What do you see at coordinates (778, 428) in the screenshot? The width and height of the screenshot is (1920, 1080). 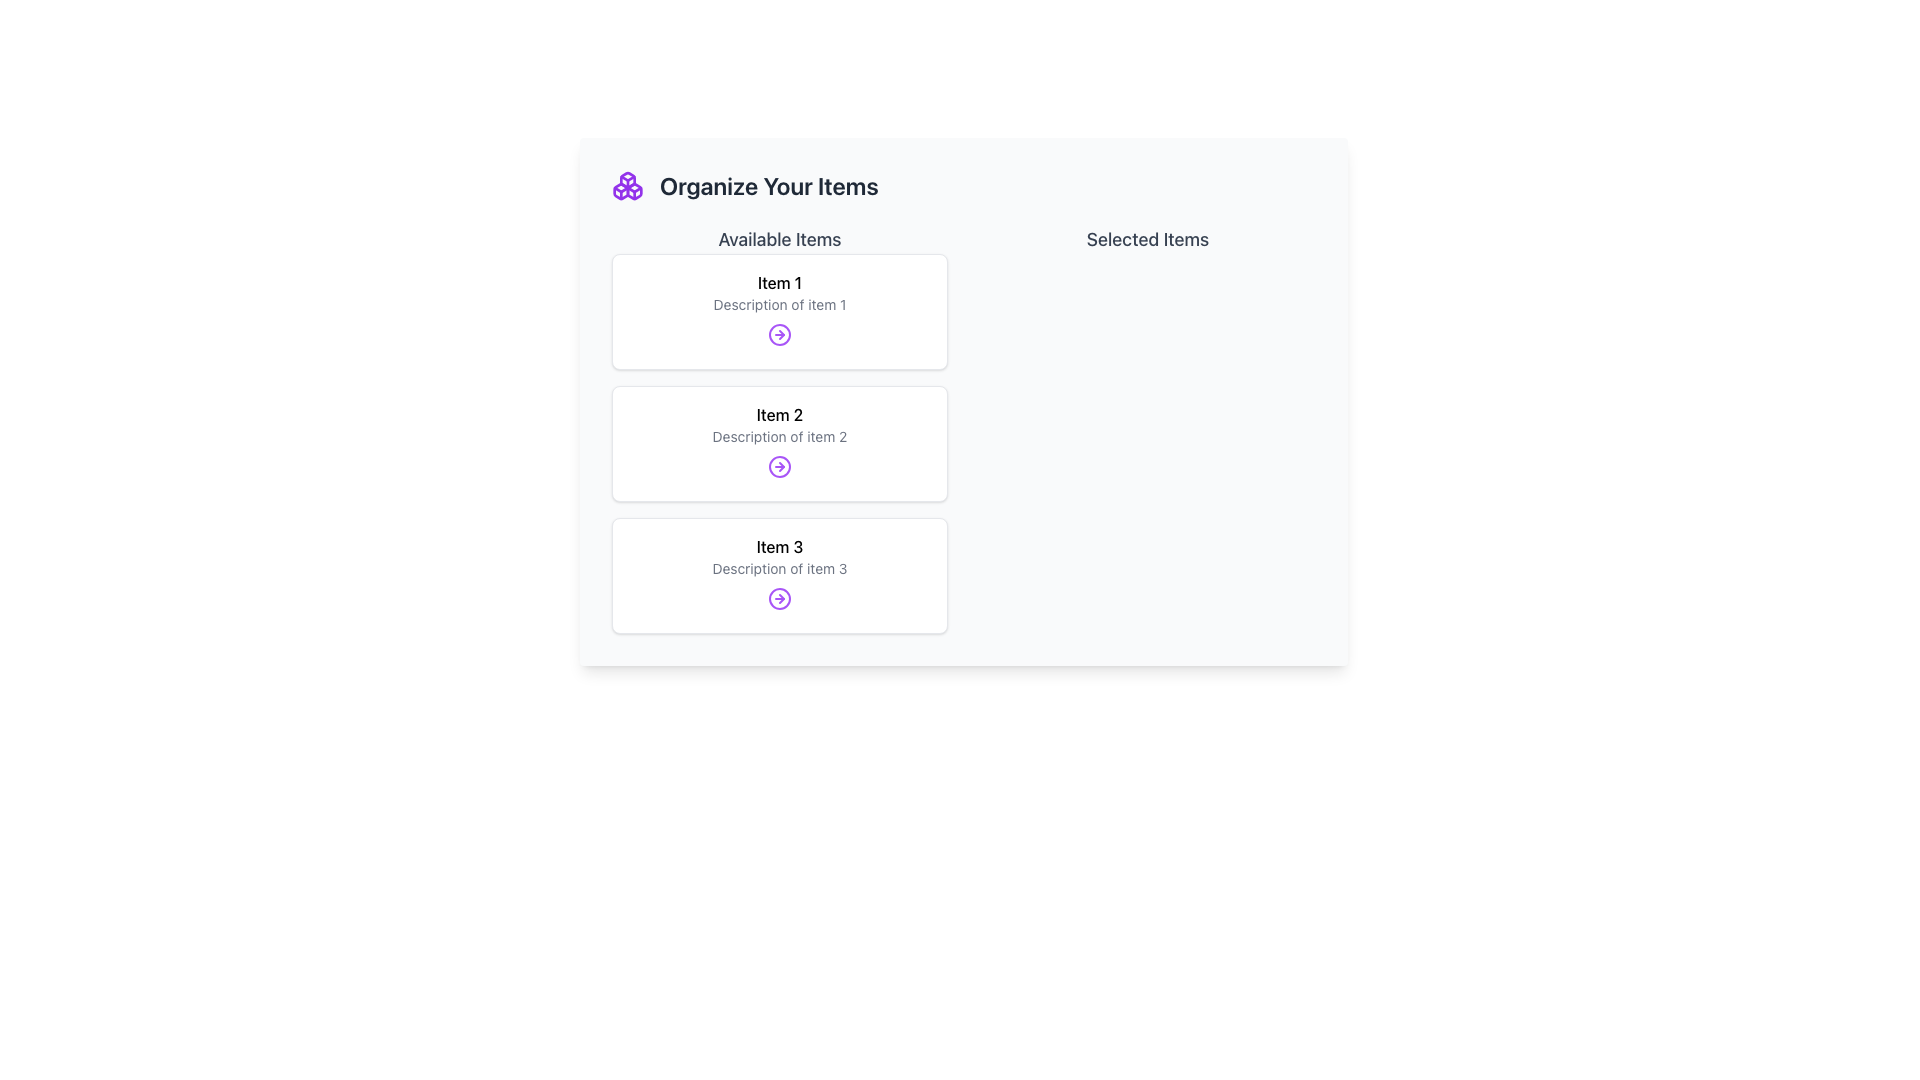 I see `the display card for 'Item 2' located in the 'Available Items' section` at bounding box center [778, 428].